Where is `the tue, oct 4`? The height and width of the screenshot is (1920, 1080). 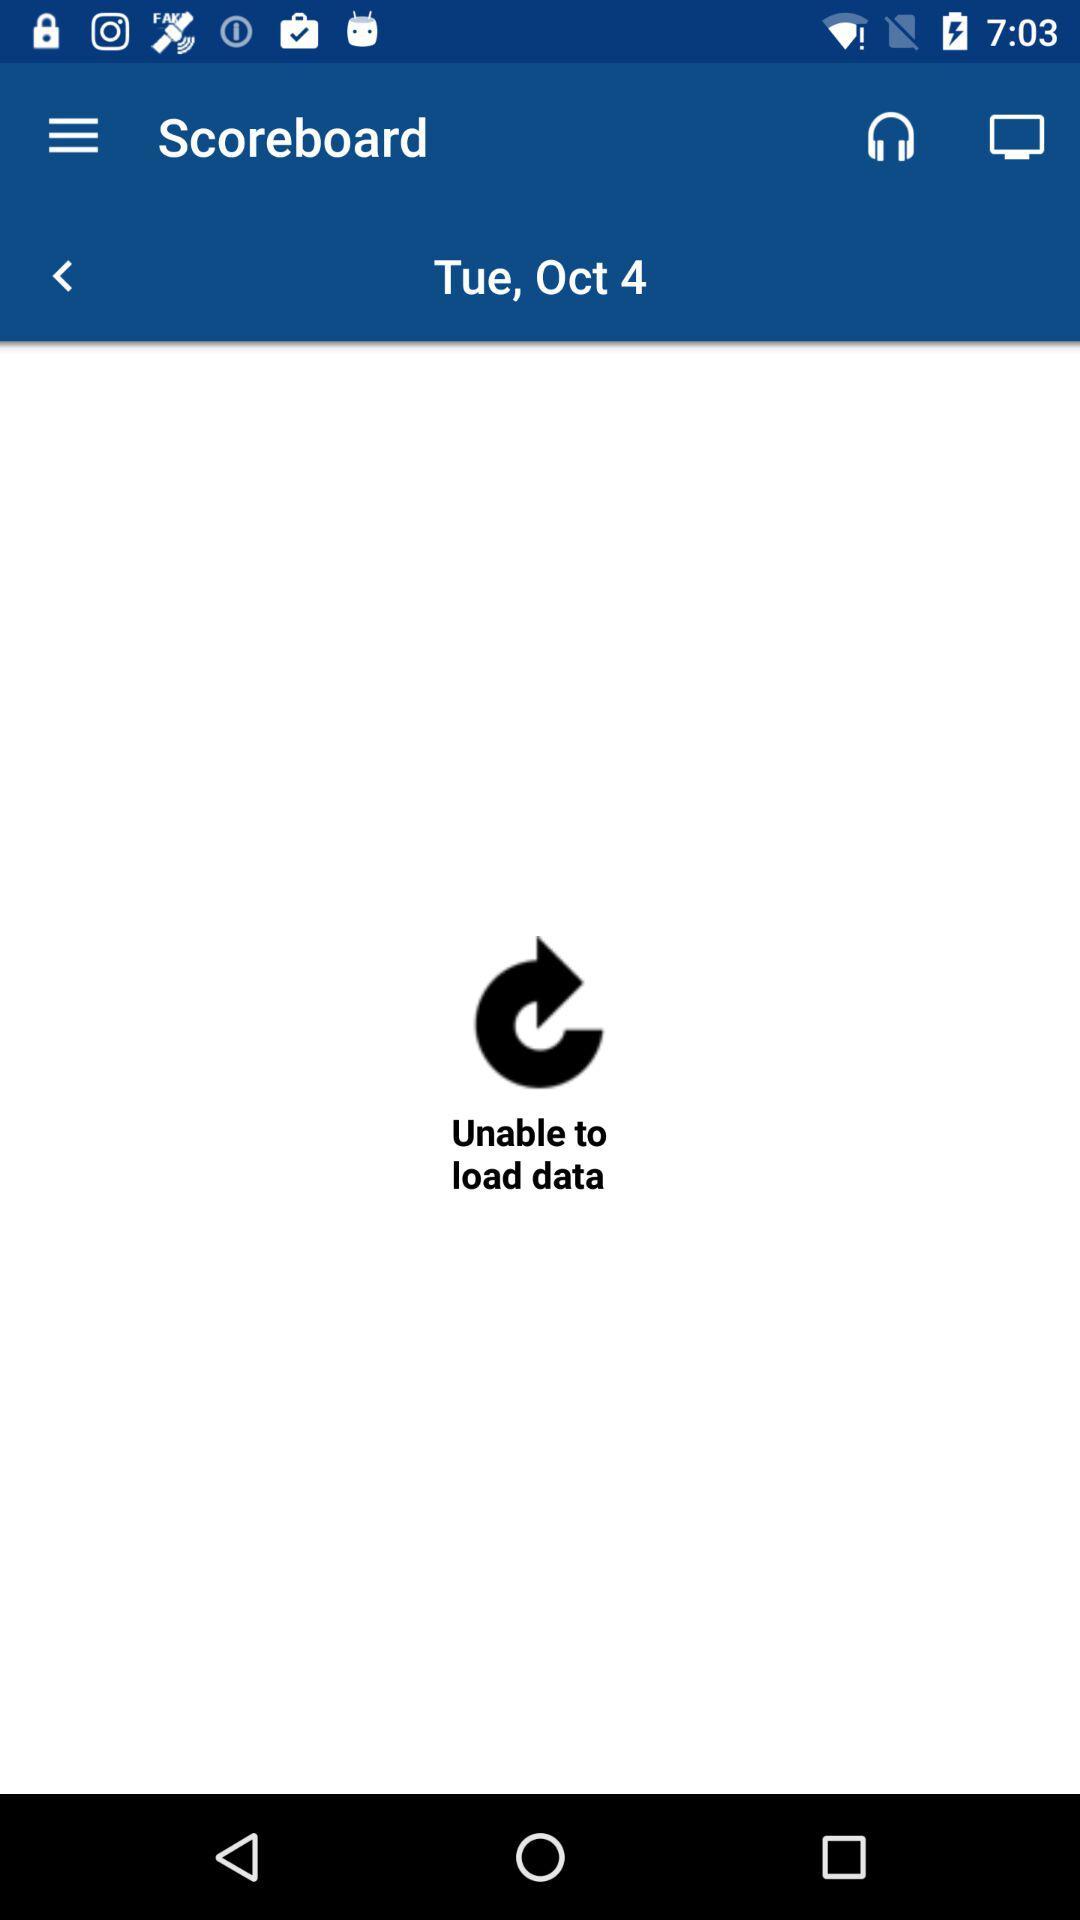 the tue, oct 4 is located at coordinates (540, 274).